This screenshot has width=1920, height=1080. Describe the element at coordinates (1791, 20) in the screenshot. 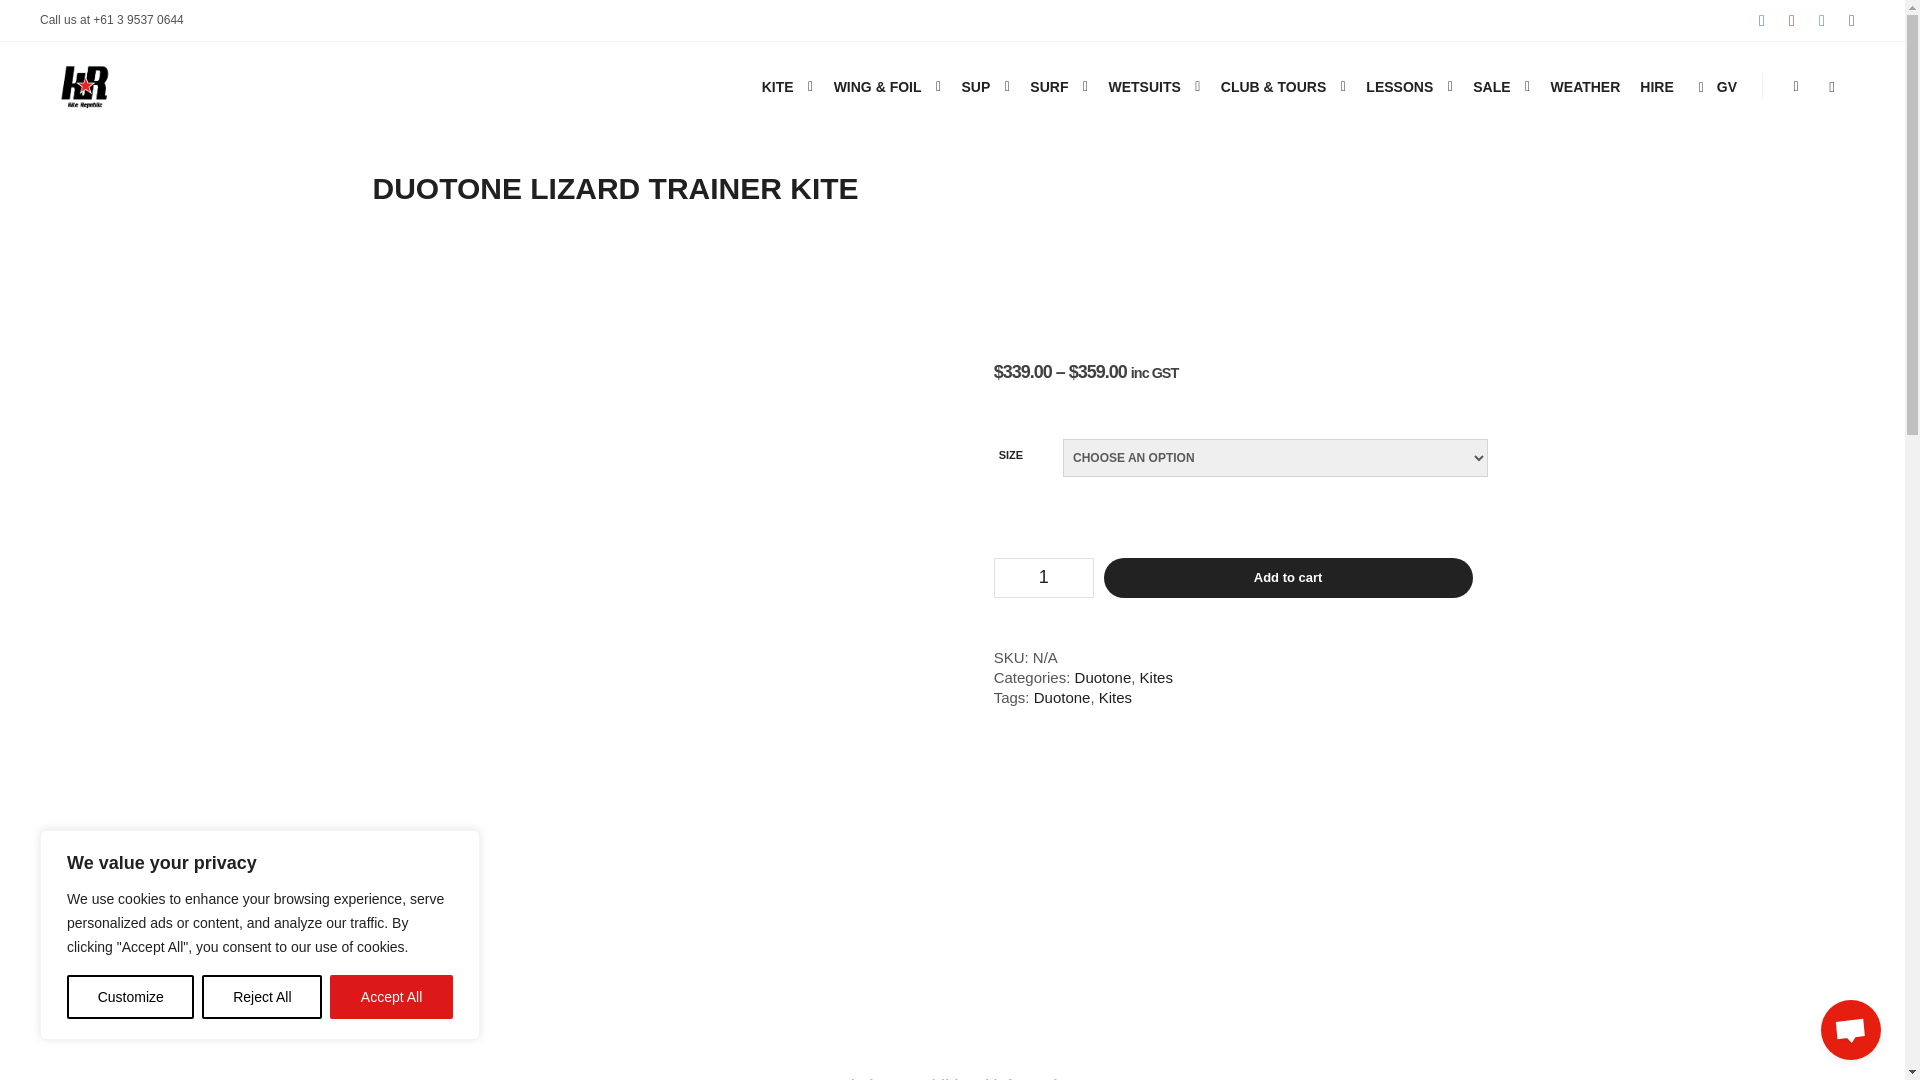

I see `'YouTube'` at that location.